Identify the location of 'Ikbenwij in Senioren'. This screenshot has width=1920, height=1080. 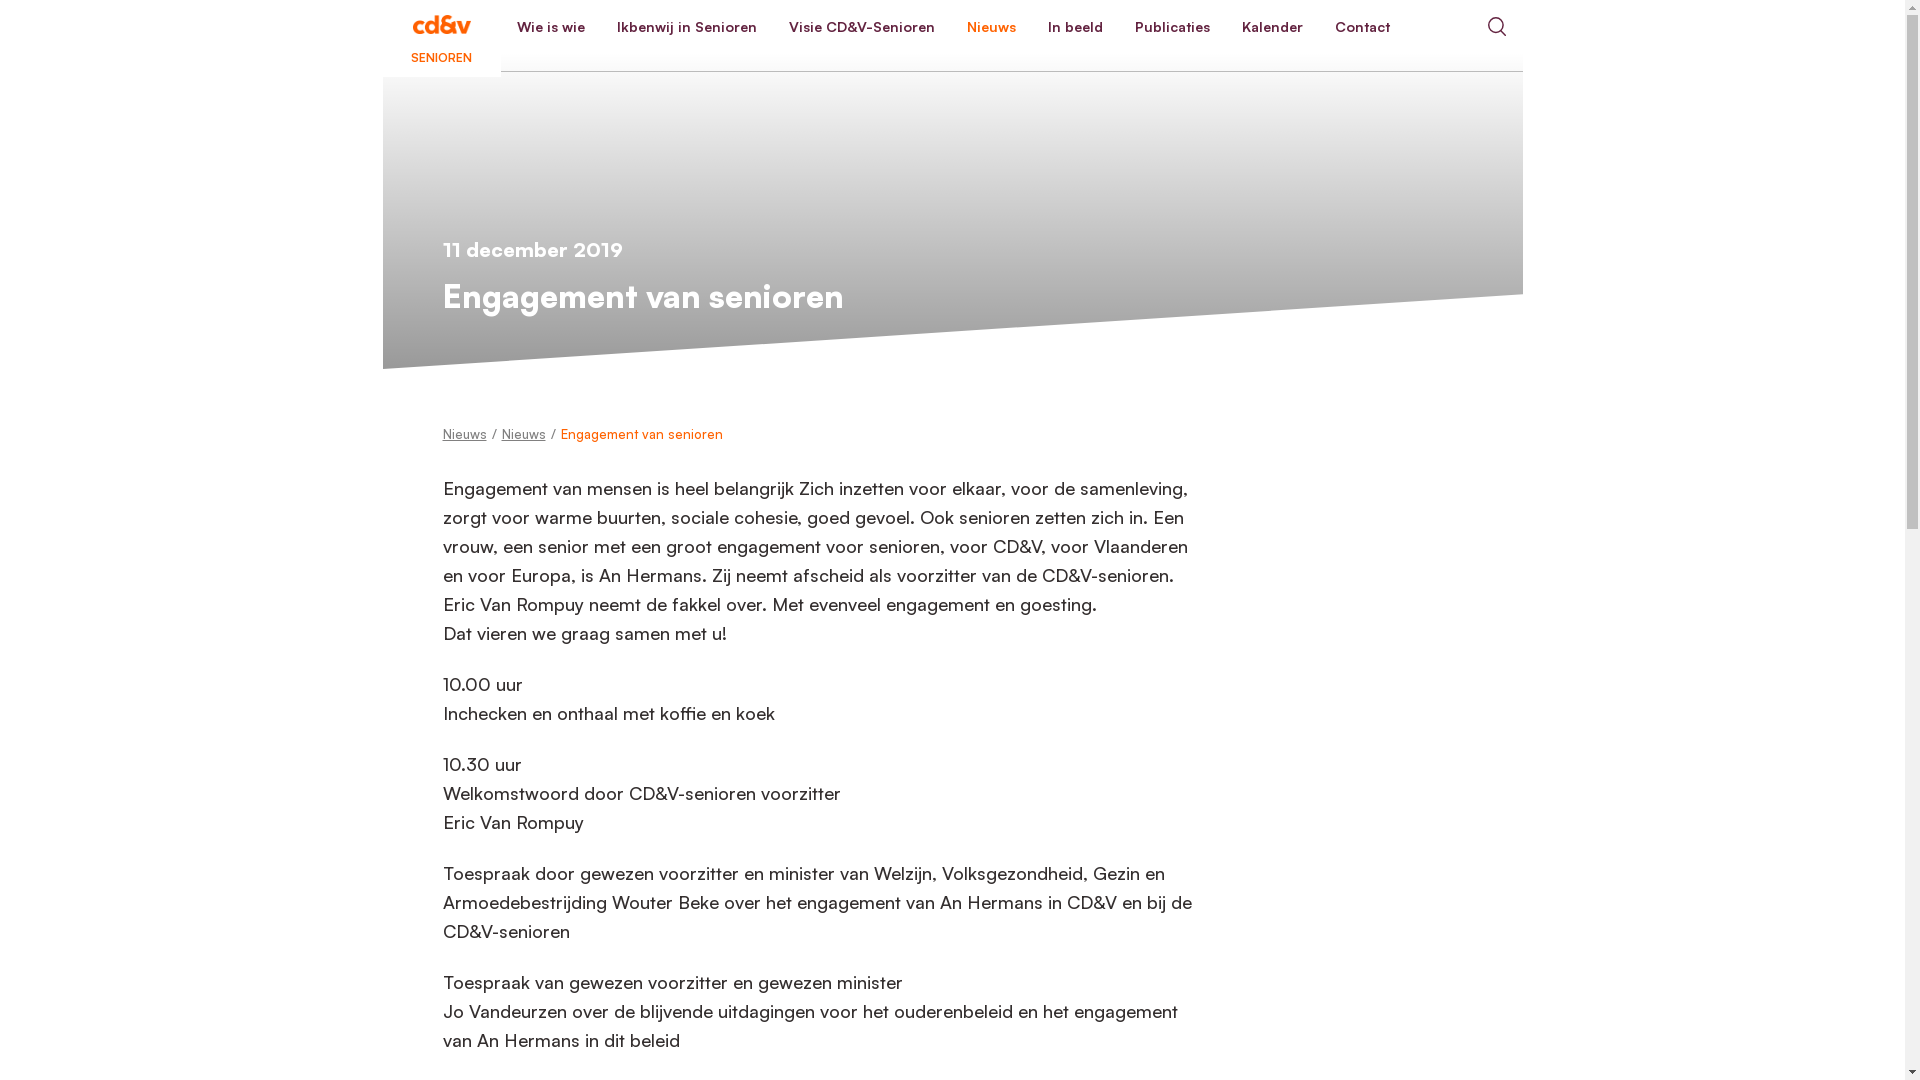
(686, 27).